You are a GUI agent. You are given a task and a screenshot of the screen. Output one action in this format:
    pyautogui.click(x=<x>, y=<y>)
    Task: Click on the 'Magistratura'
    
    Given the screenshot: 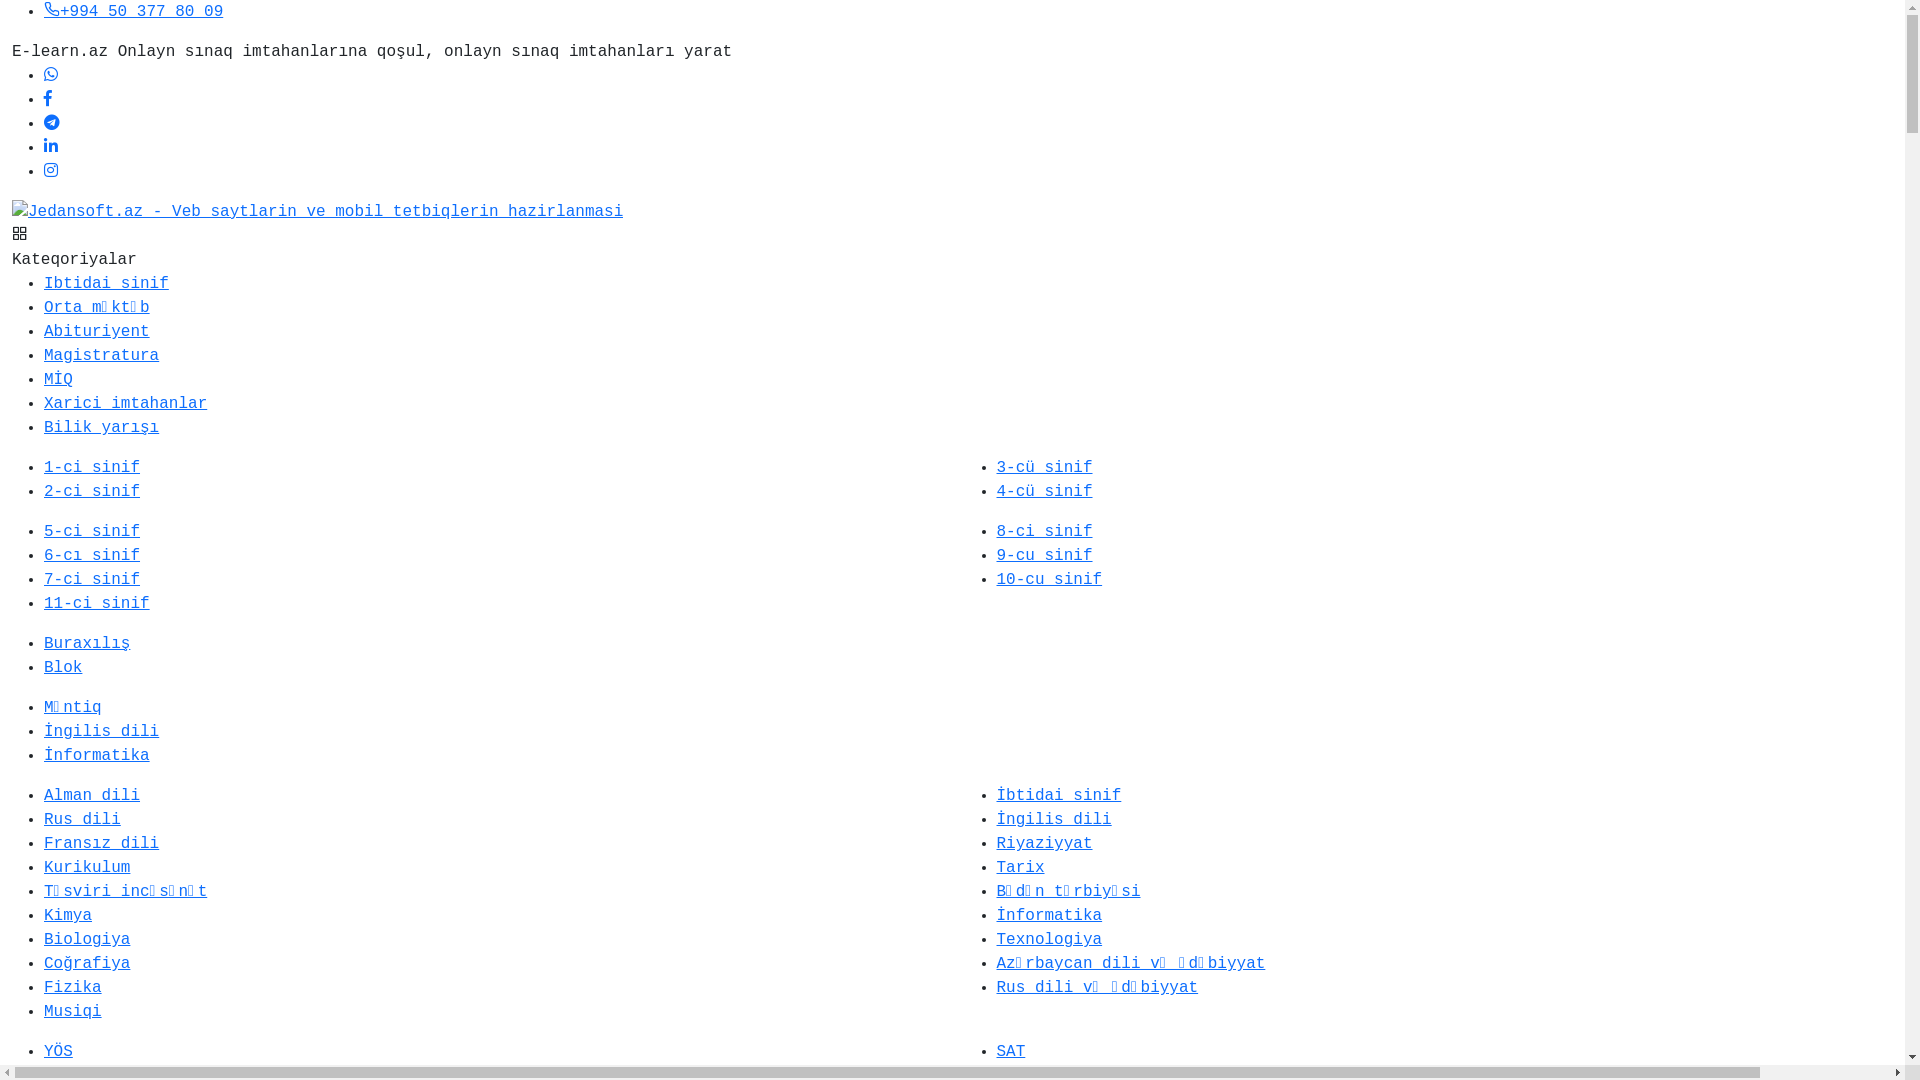 What is the action you would take?
    pyautogui.click(x=100, y=354)
    